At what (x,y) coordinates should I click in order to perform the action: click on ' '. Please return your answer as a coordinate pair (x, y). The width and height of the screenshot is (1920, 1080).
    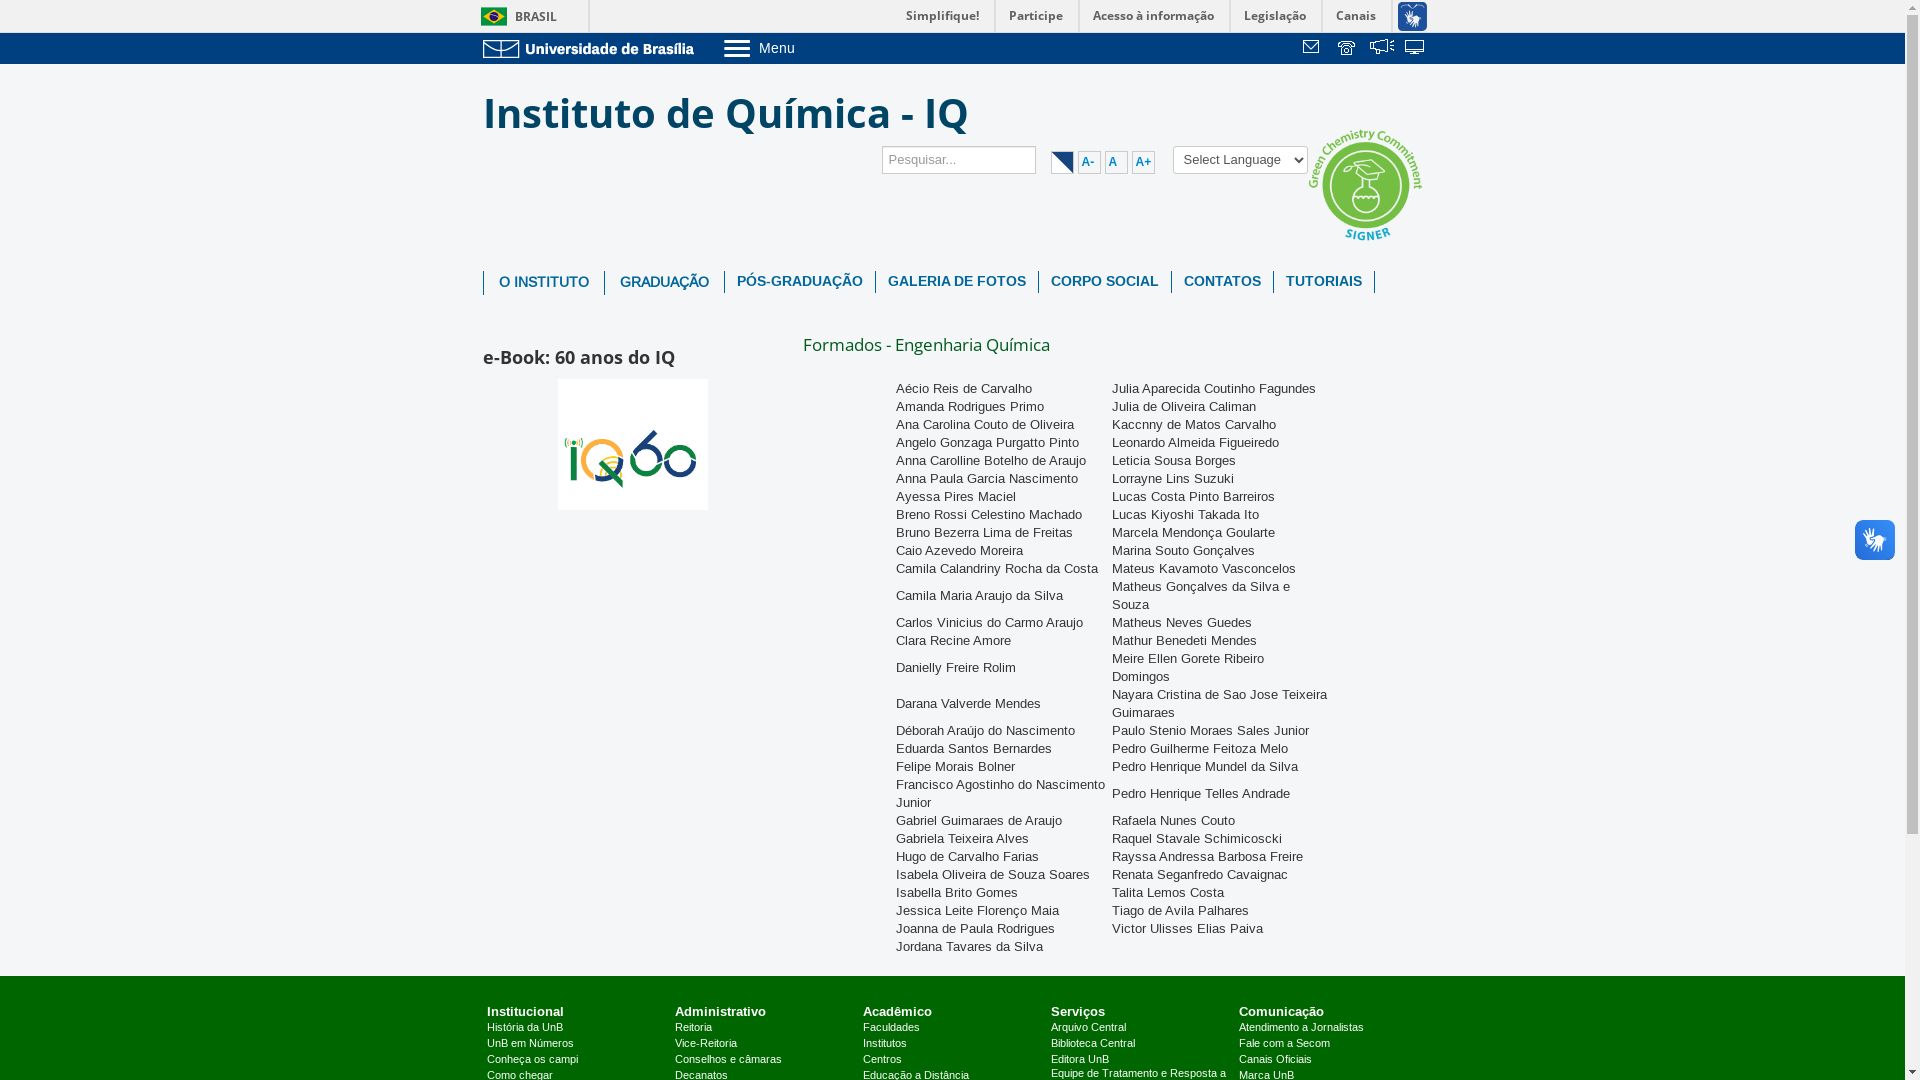
    Looking at the image, I should click on (1348, 48).